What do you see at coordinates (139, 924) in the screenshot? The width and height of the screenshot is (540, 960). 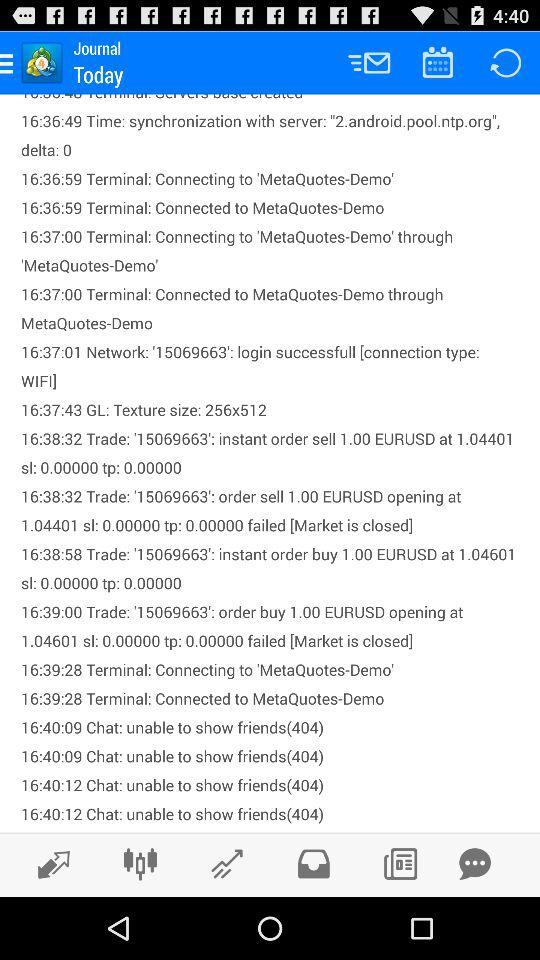 I see `the sliders icon` at bounding box center [139, 924].